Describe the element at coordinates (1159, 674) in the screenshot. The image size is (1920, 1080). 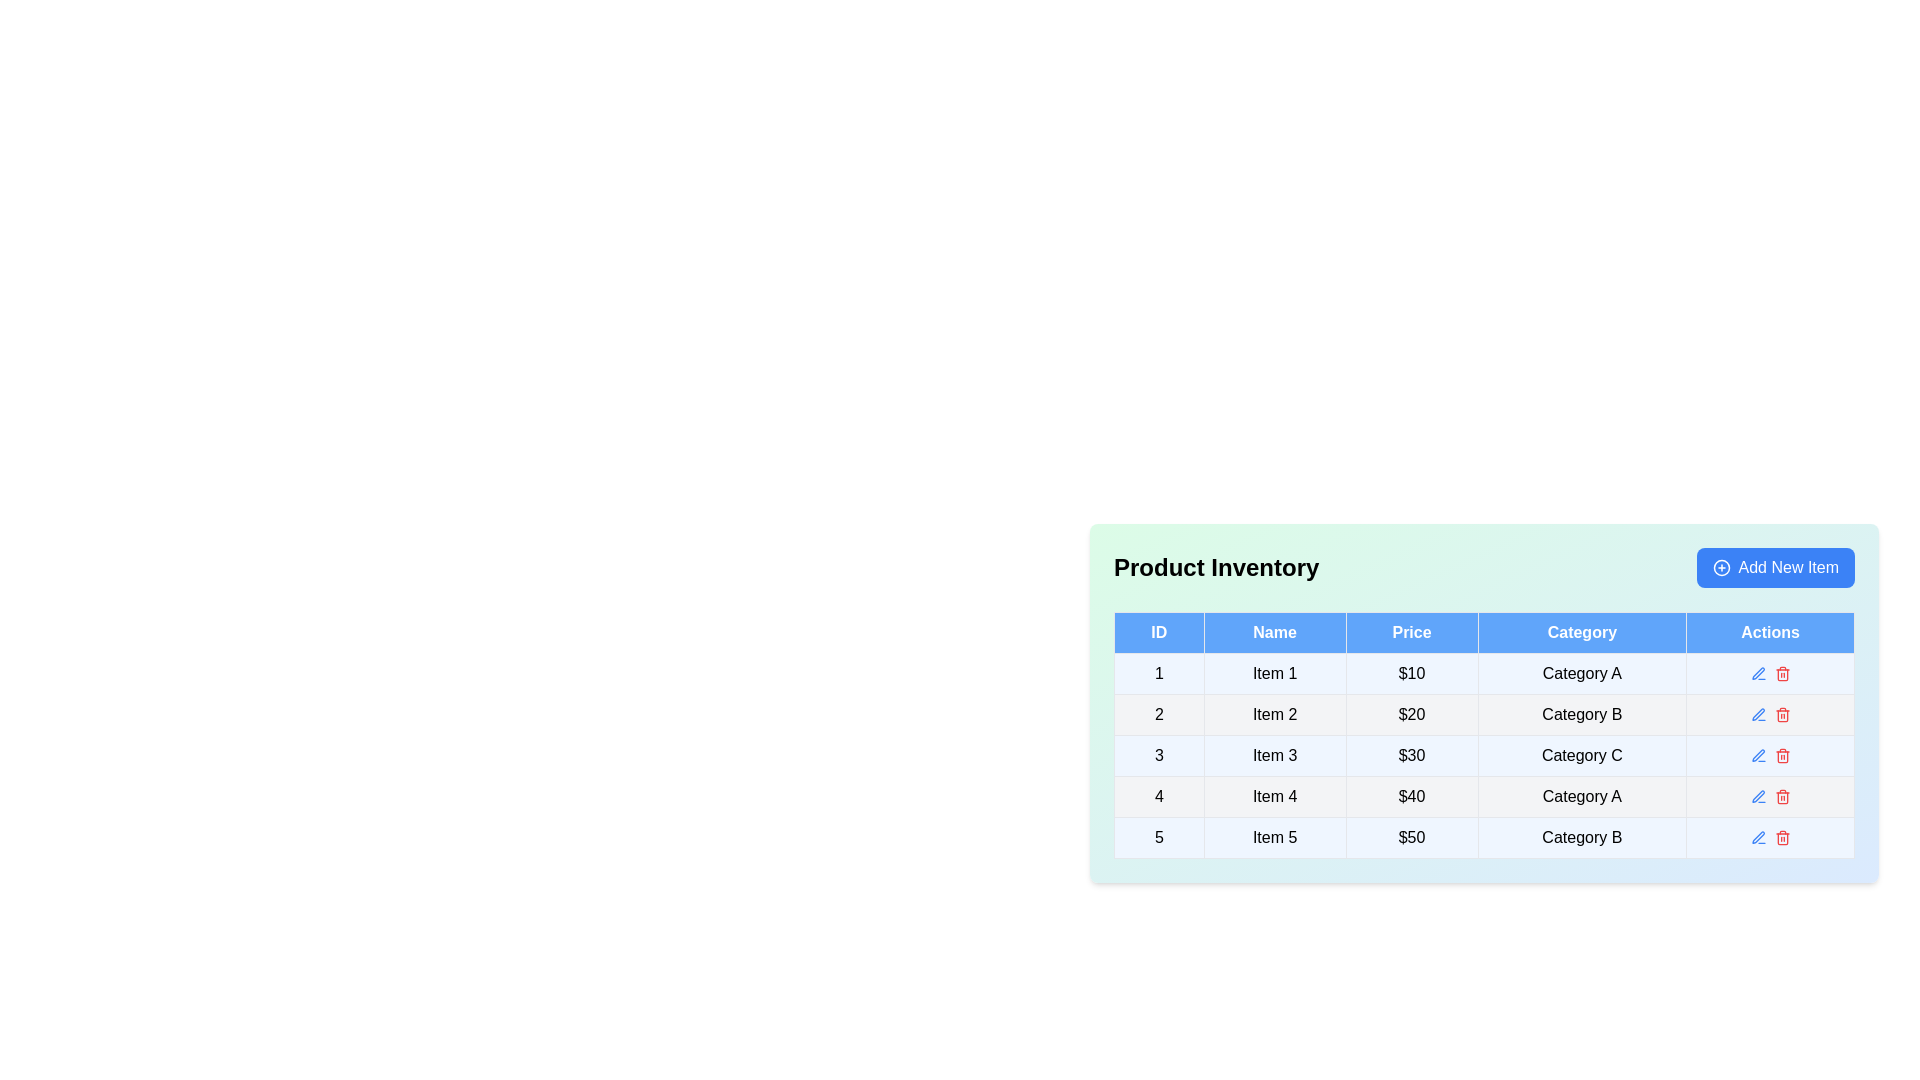
I see `the text element displaying the numeral '1' in the ID field of the row corresponding to 'Item 1', located in the first column of the table` at that location.